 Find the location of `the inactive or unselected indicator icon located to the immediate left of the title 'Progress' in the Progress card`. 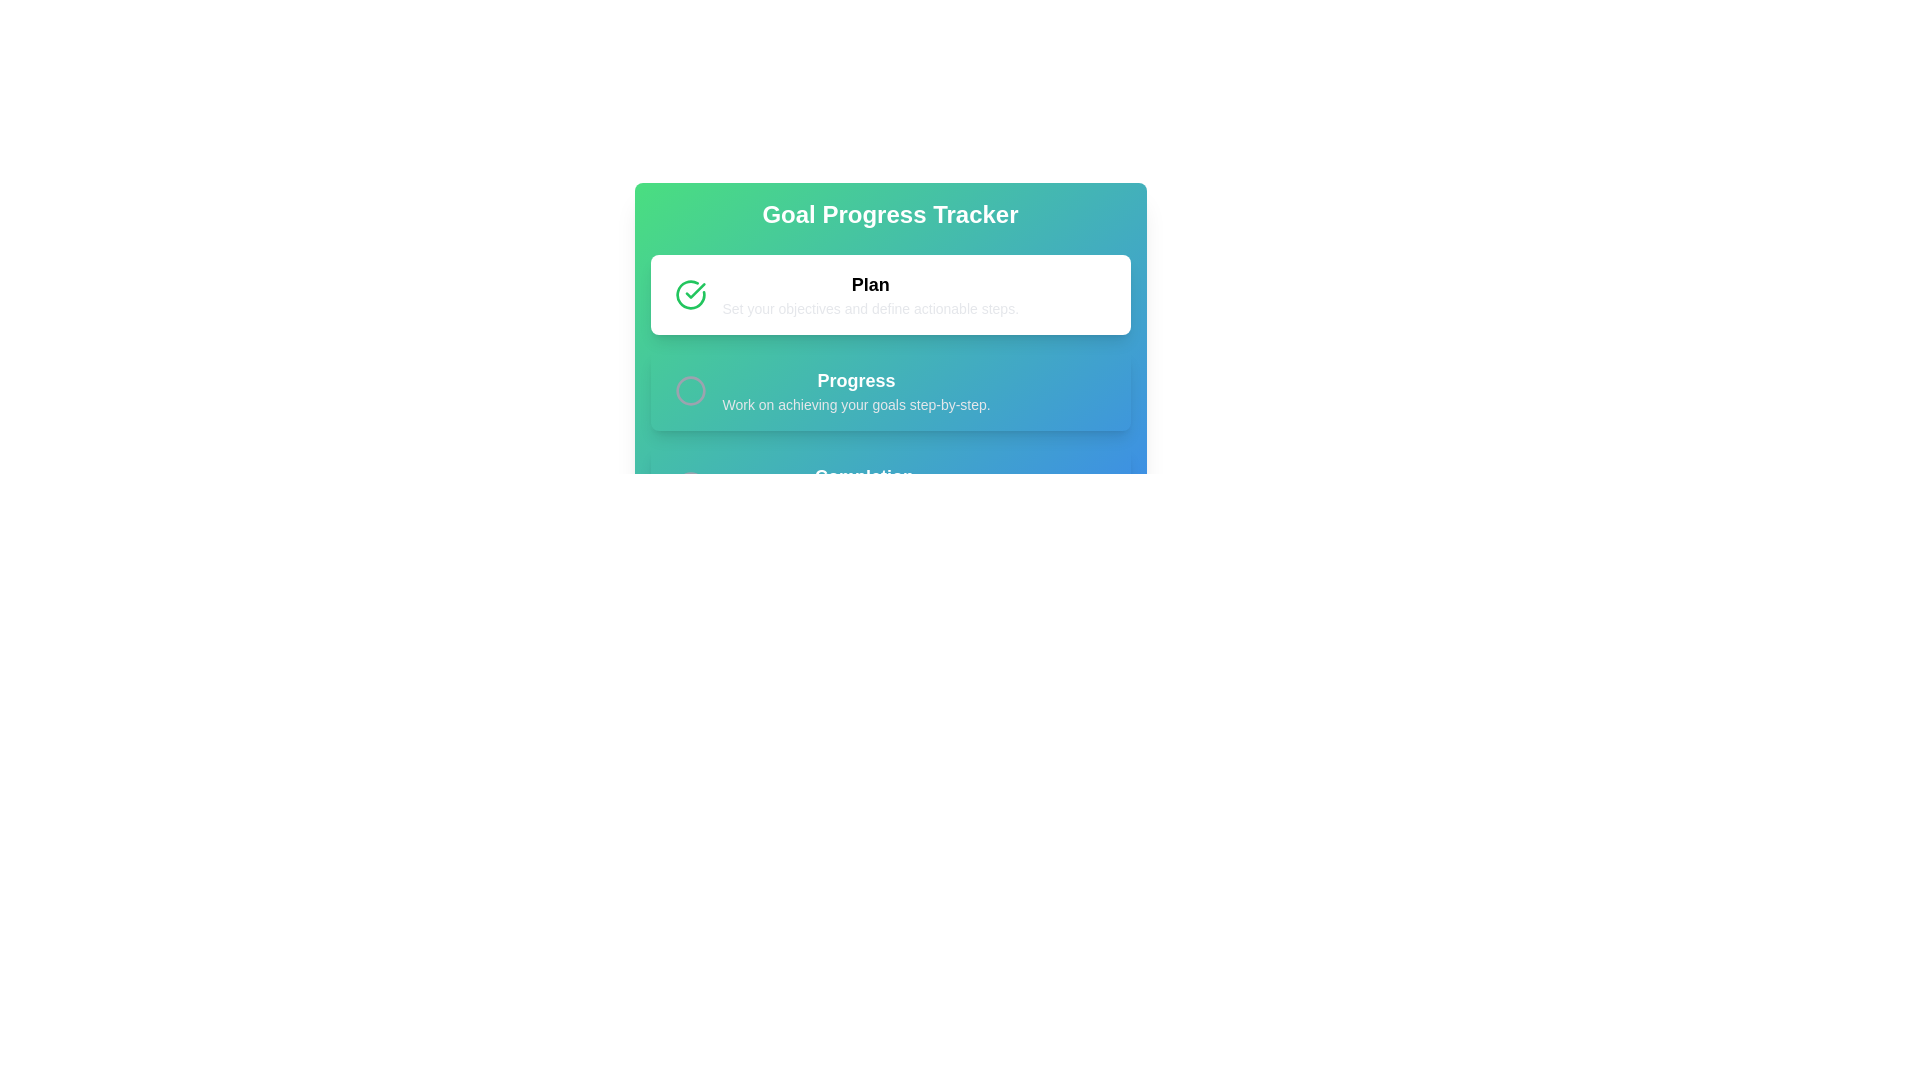

the inactive or unselected indicator icon located to the immediate left of the title 'Progress' in the Progress card is located at coordinates (690, 390).